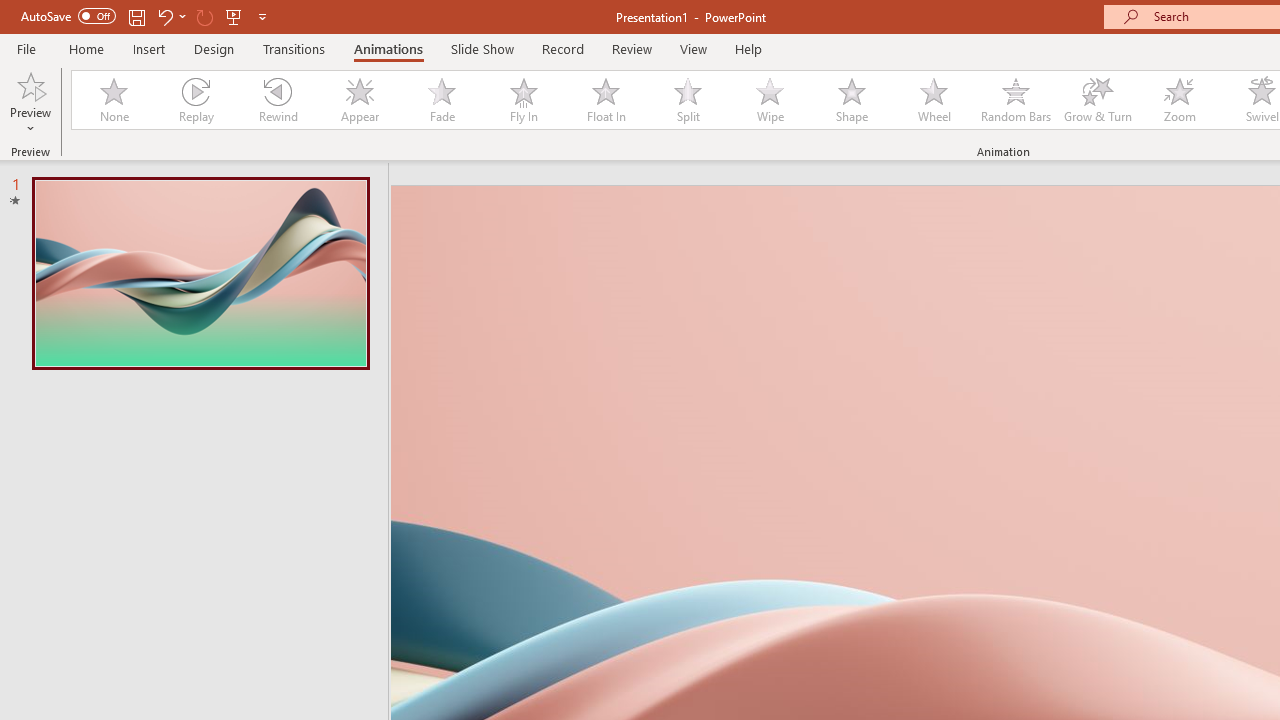 The image size is (1280, 720). I want to click on 'Float In', so click(604, 100).